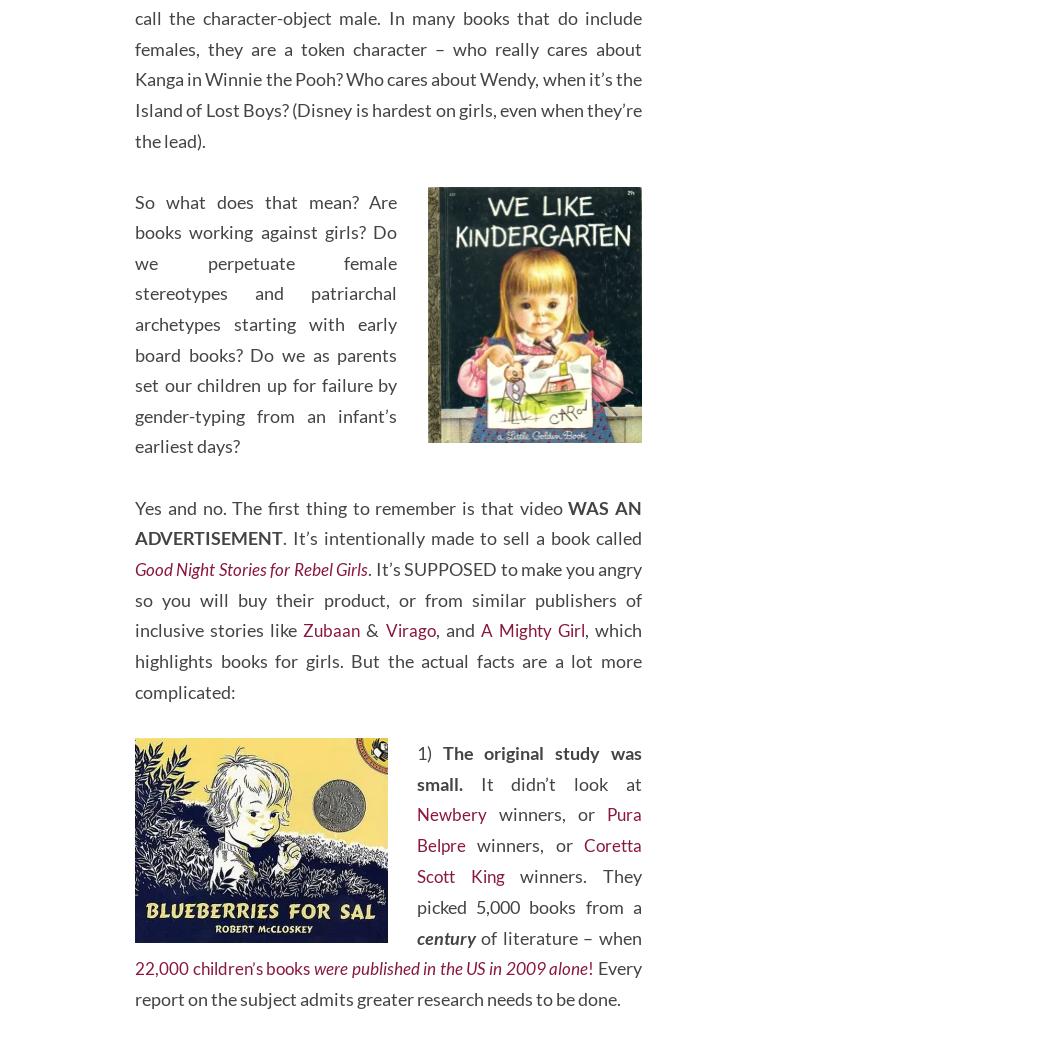 The width and height of the screenshot is (1050, 1037). Describe the element at coordinates (455, 659) in the screenshot. I see `', and'` at that location.